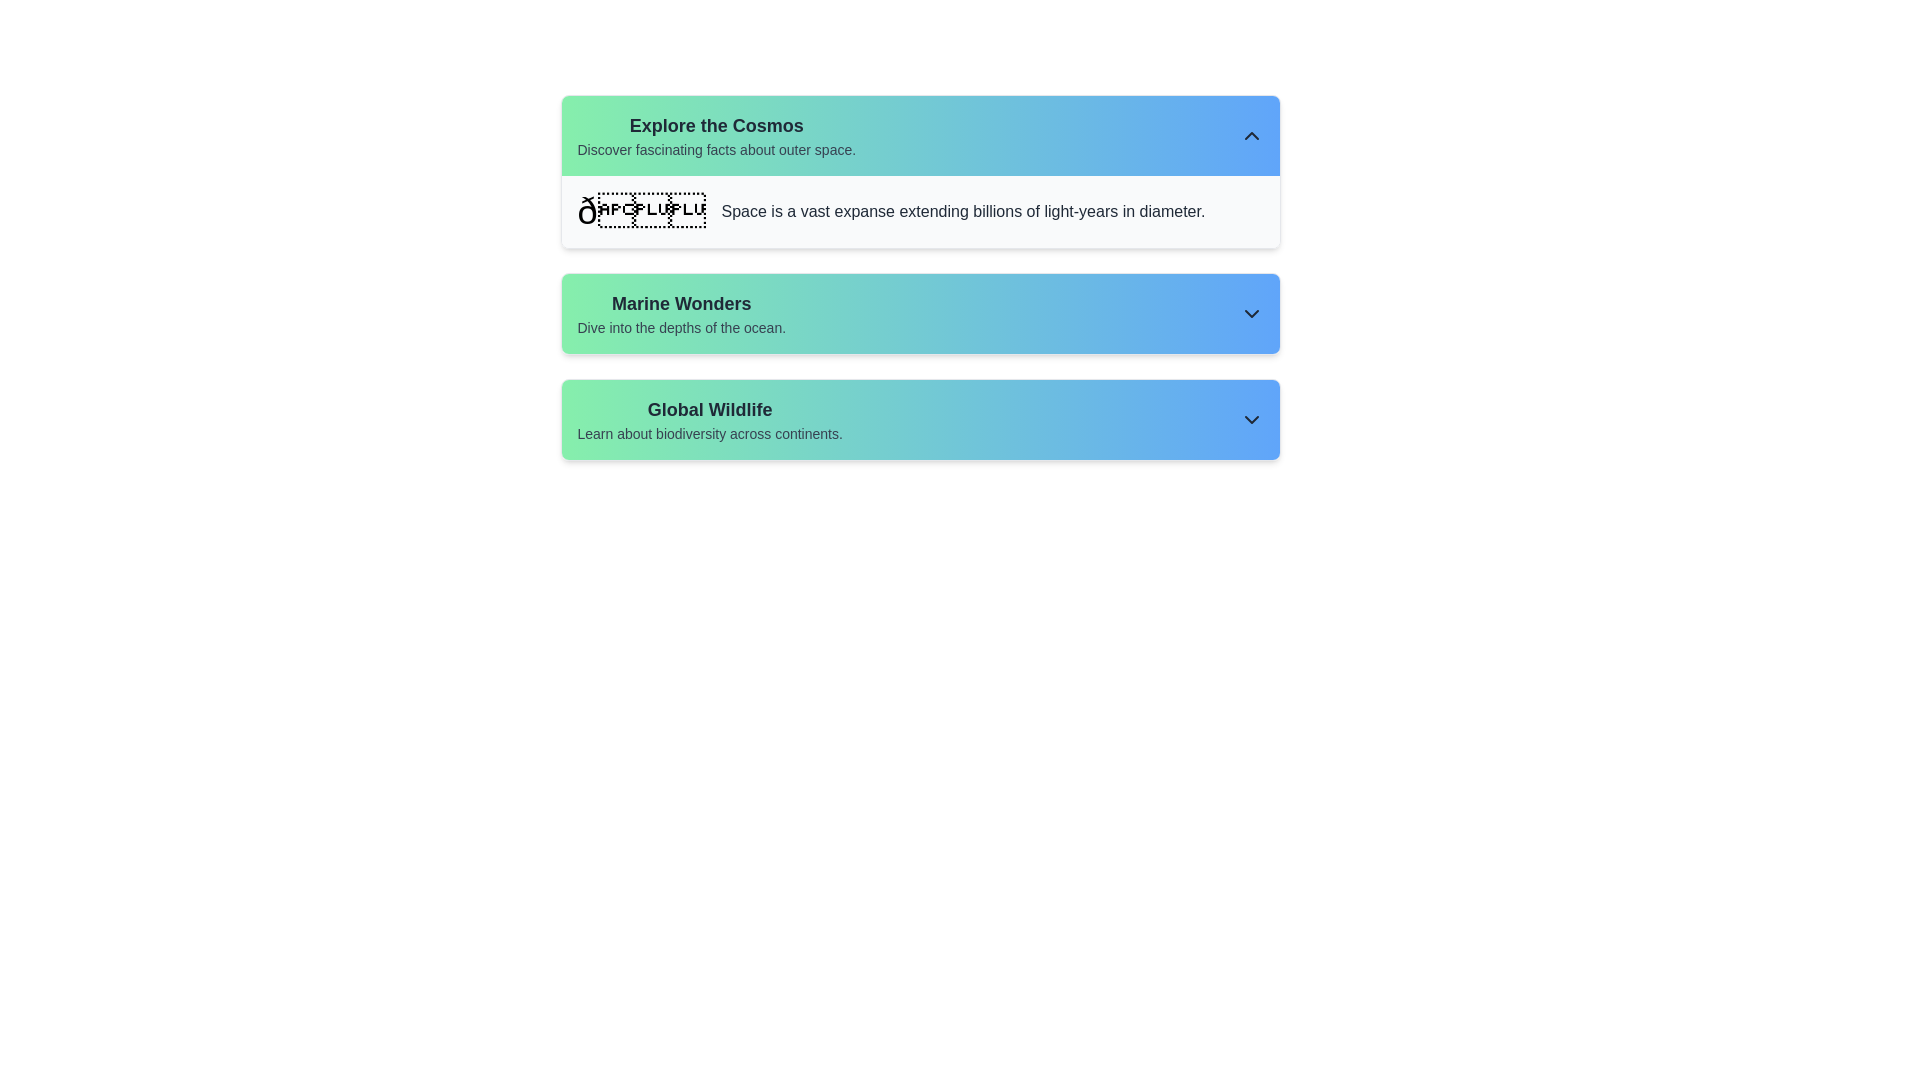  Describe the element at coordinates (716, 126) in the screenshot. I see `the header text element located at the top-left section of the card component, which introduces the content related to exploring the cosmos` at that location.